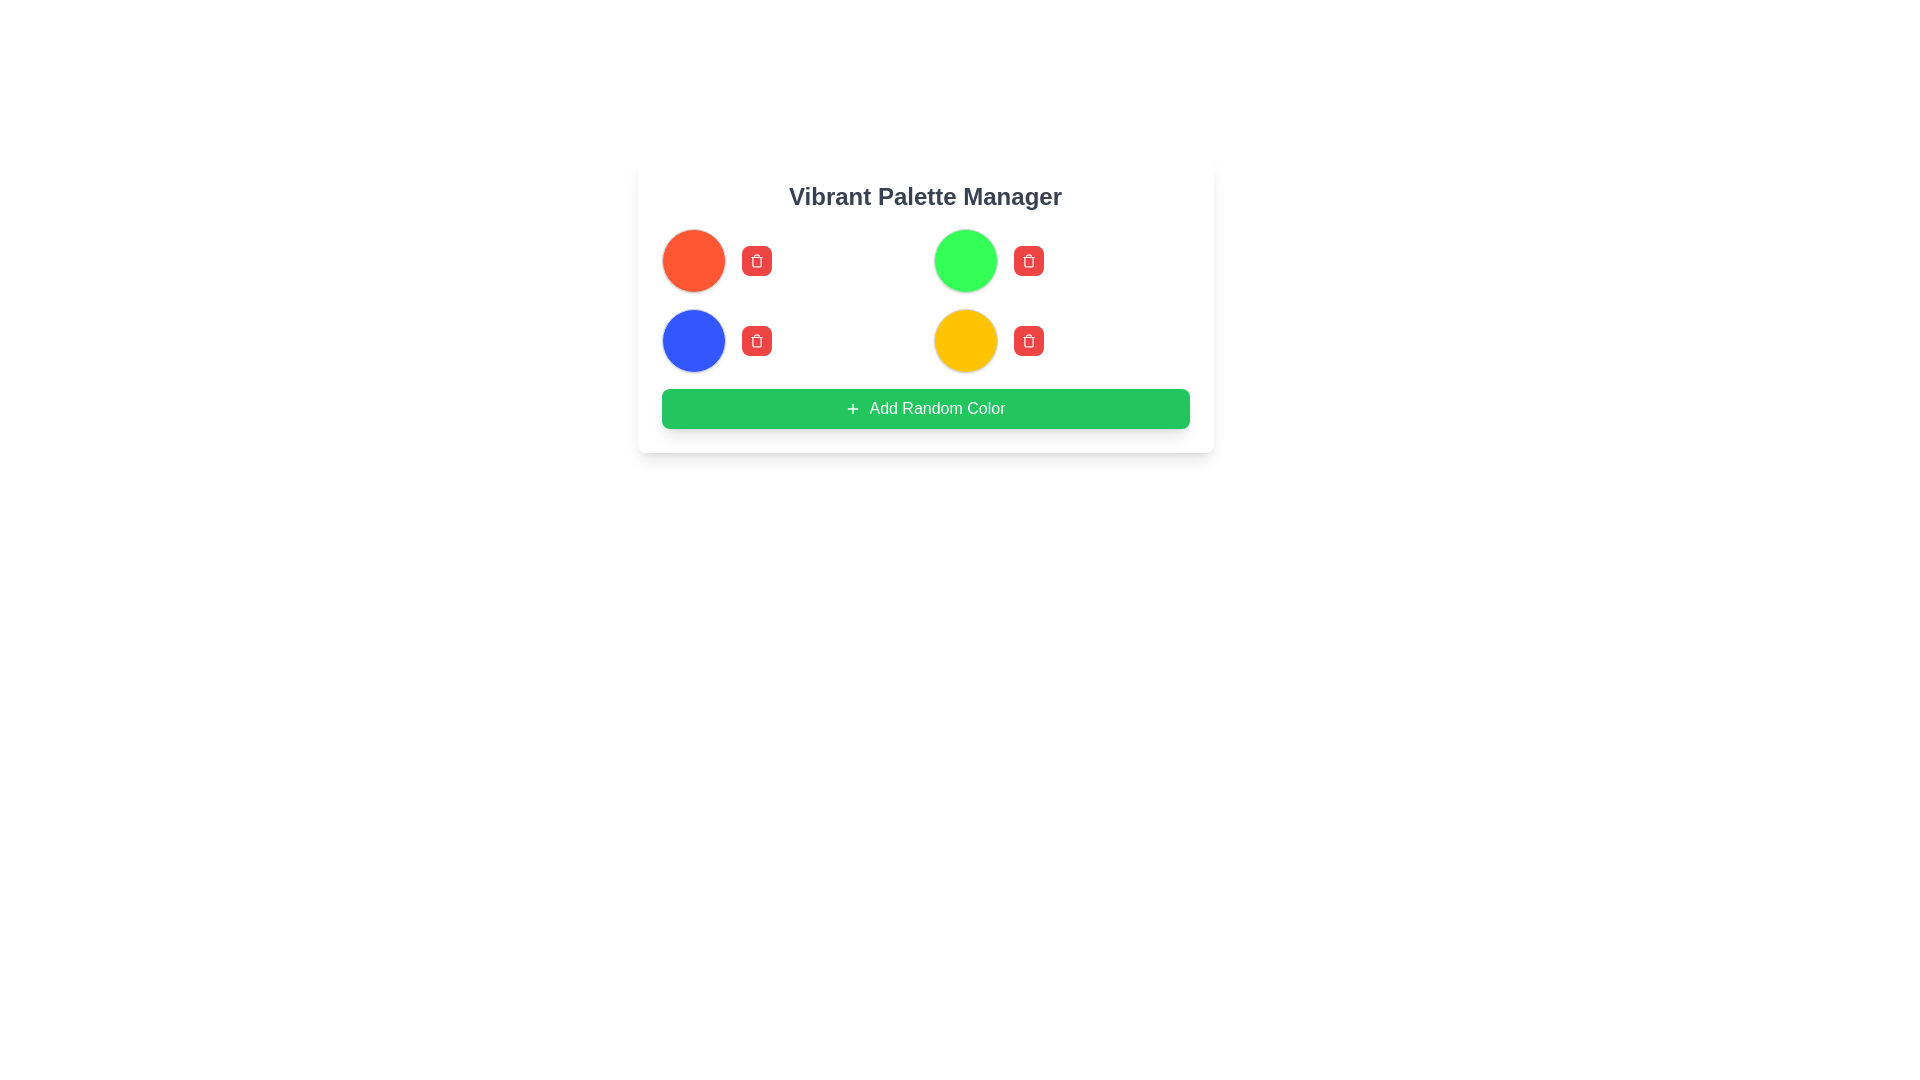  What do you see at coordinates (1060, 260) in the screenshot?
I see `the red button with a white trashcan icon located in the third item of the grid under 'Vibrant Palette Manager'` at bounding box center [1060, 260].